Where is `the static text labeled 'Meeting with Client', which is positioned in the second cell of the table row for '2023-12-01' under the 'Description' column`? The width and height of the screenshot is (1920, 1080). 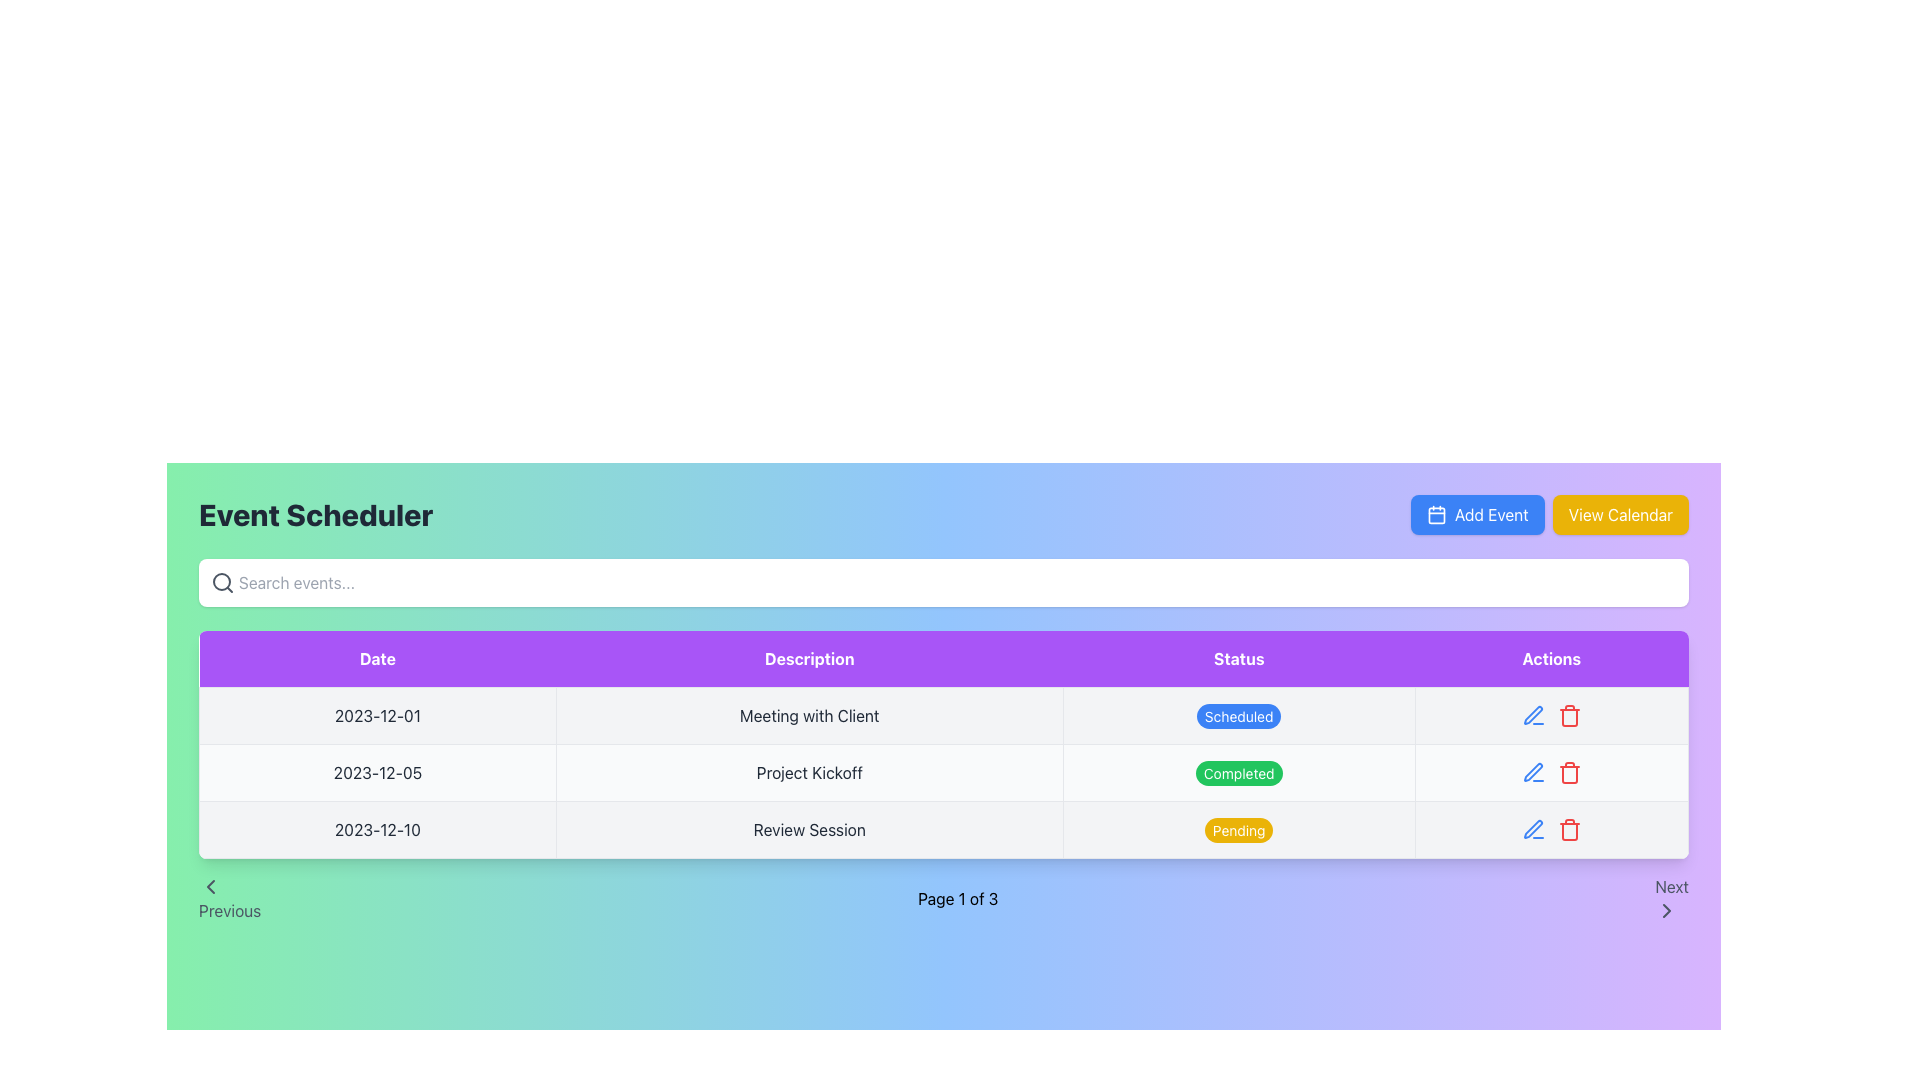 the static text labeled 'Meeting with Client', which is positioned in the second cell of the table row for '2023-12-01' under the 'Description' column is located at coordinates (809, 715).